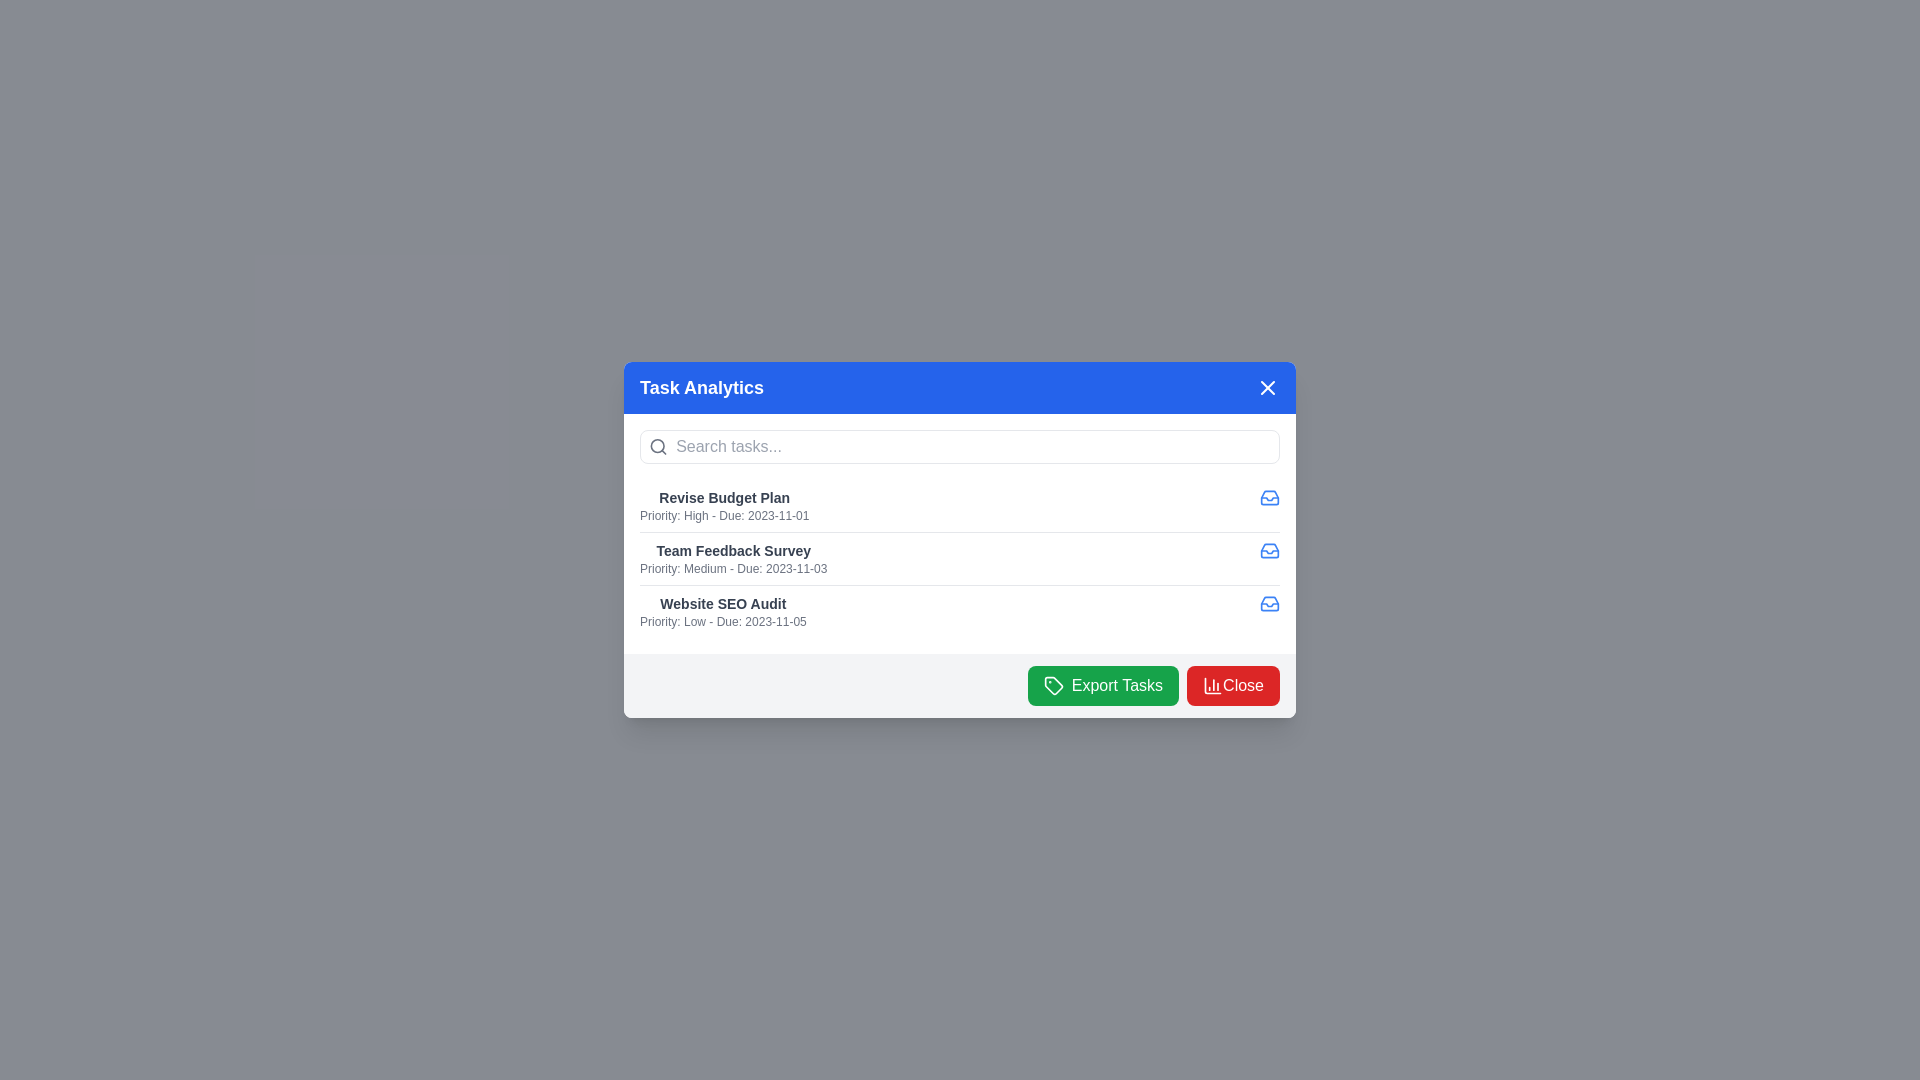 This screenshot has height=1080, width=1920. What do you see at coordinates (722, 603) in the screenshot?
I see `text label which serves as the title of the third task in the 'Task Analytics' modal, positioned below 'Team Feedback Survey'` at bounding box center [722, 603].